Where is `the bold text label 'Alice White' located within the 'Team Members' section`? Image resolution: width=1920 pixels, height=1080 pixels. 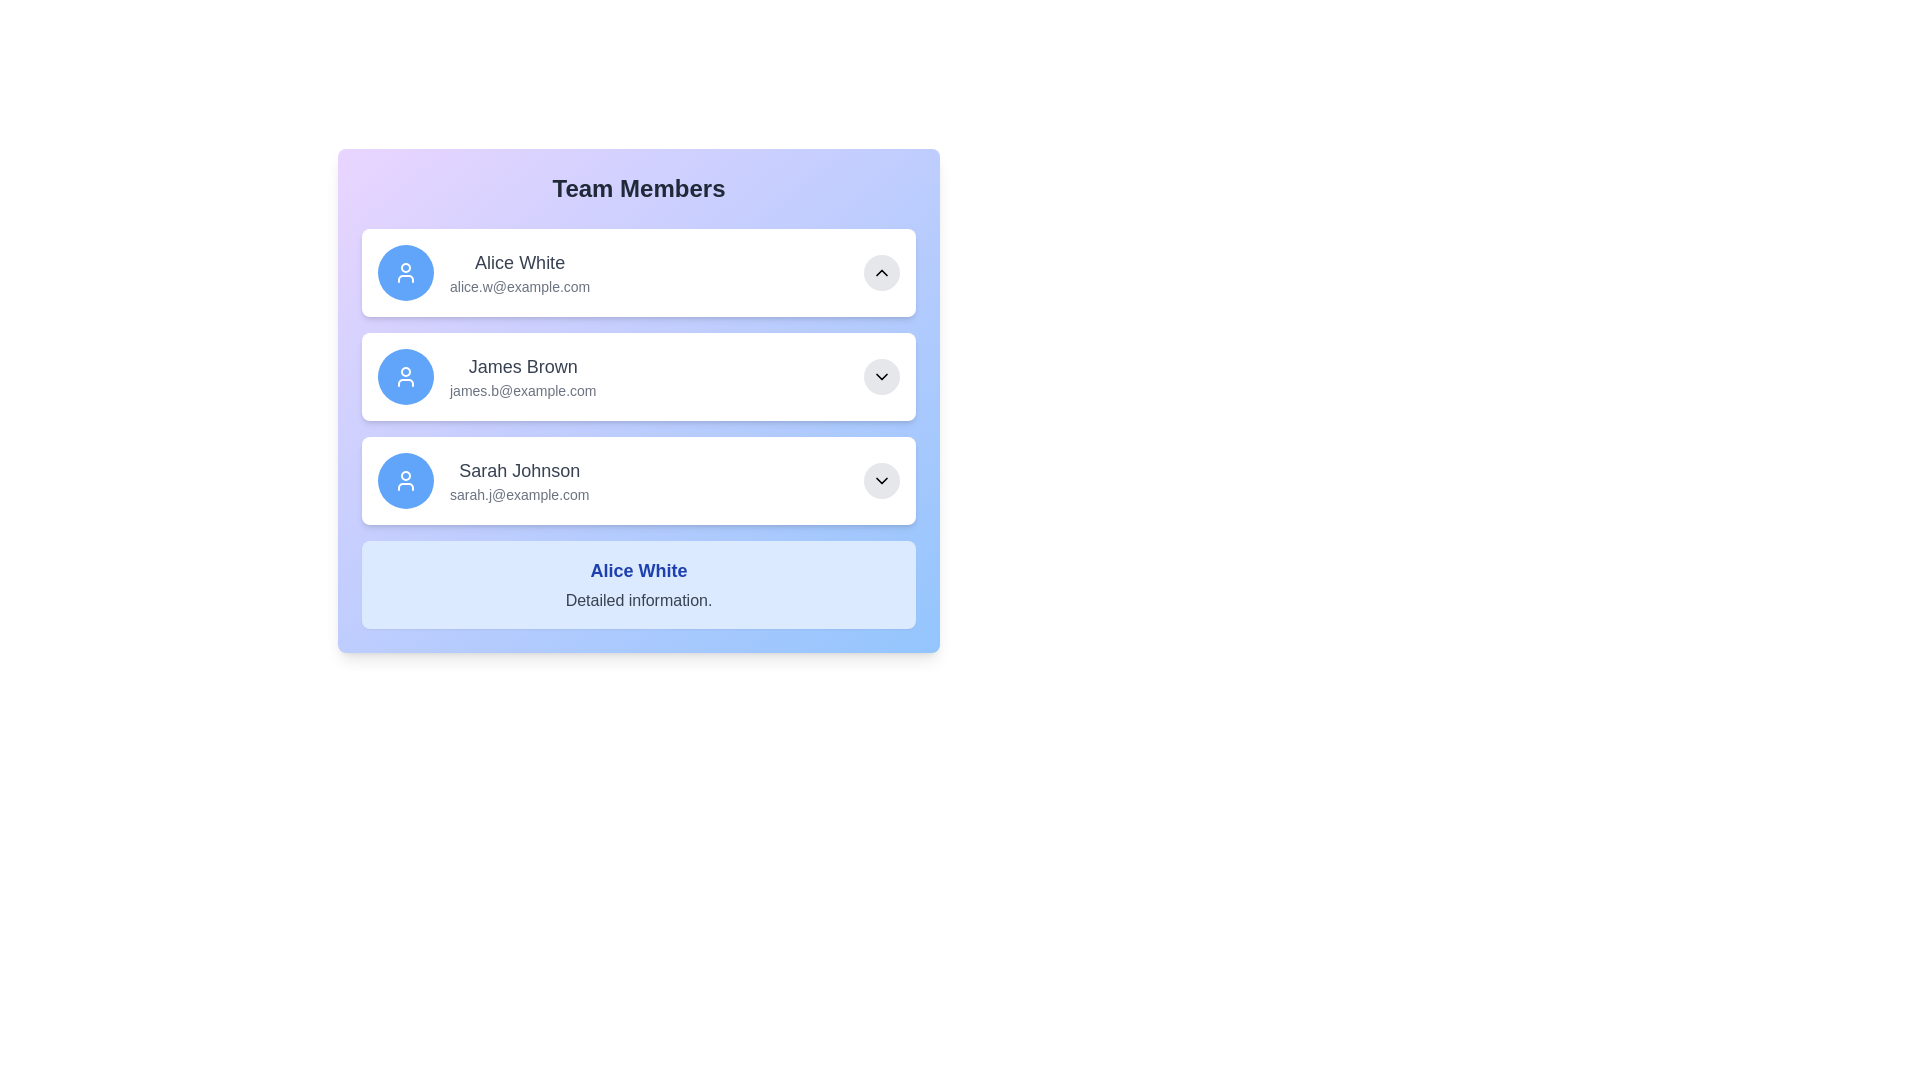 the bold text label 'Alice White' located within the 'Team Members' section is located at coordinates (637, 570).